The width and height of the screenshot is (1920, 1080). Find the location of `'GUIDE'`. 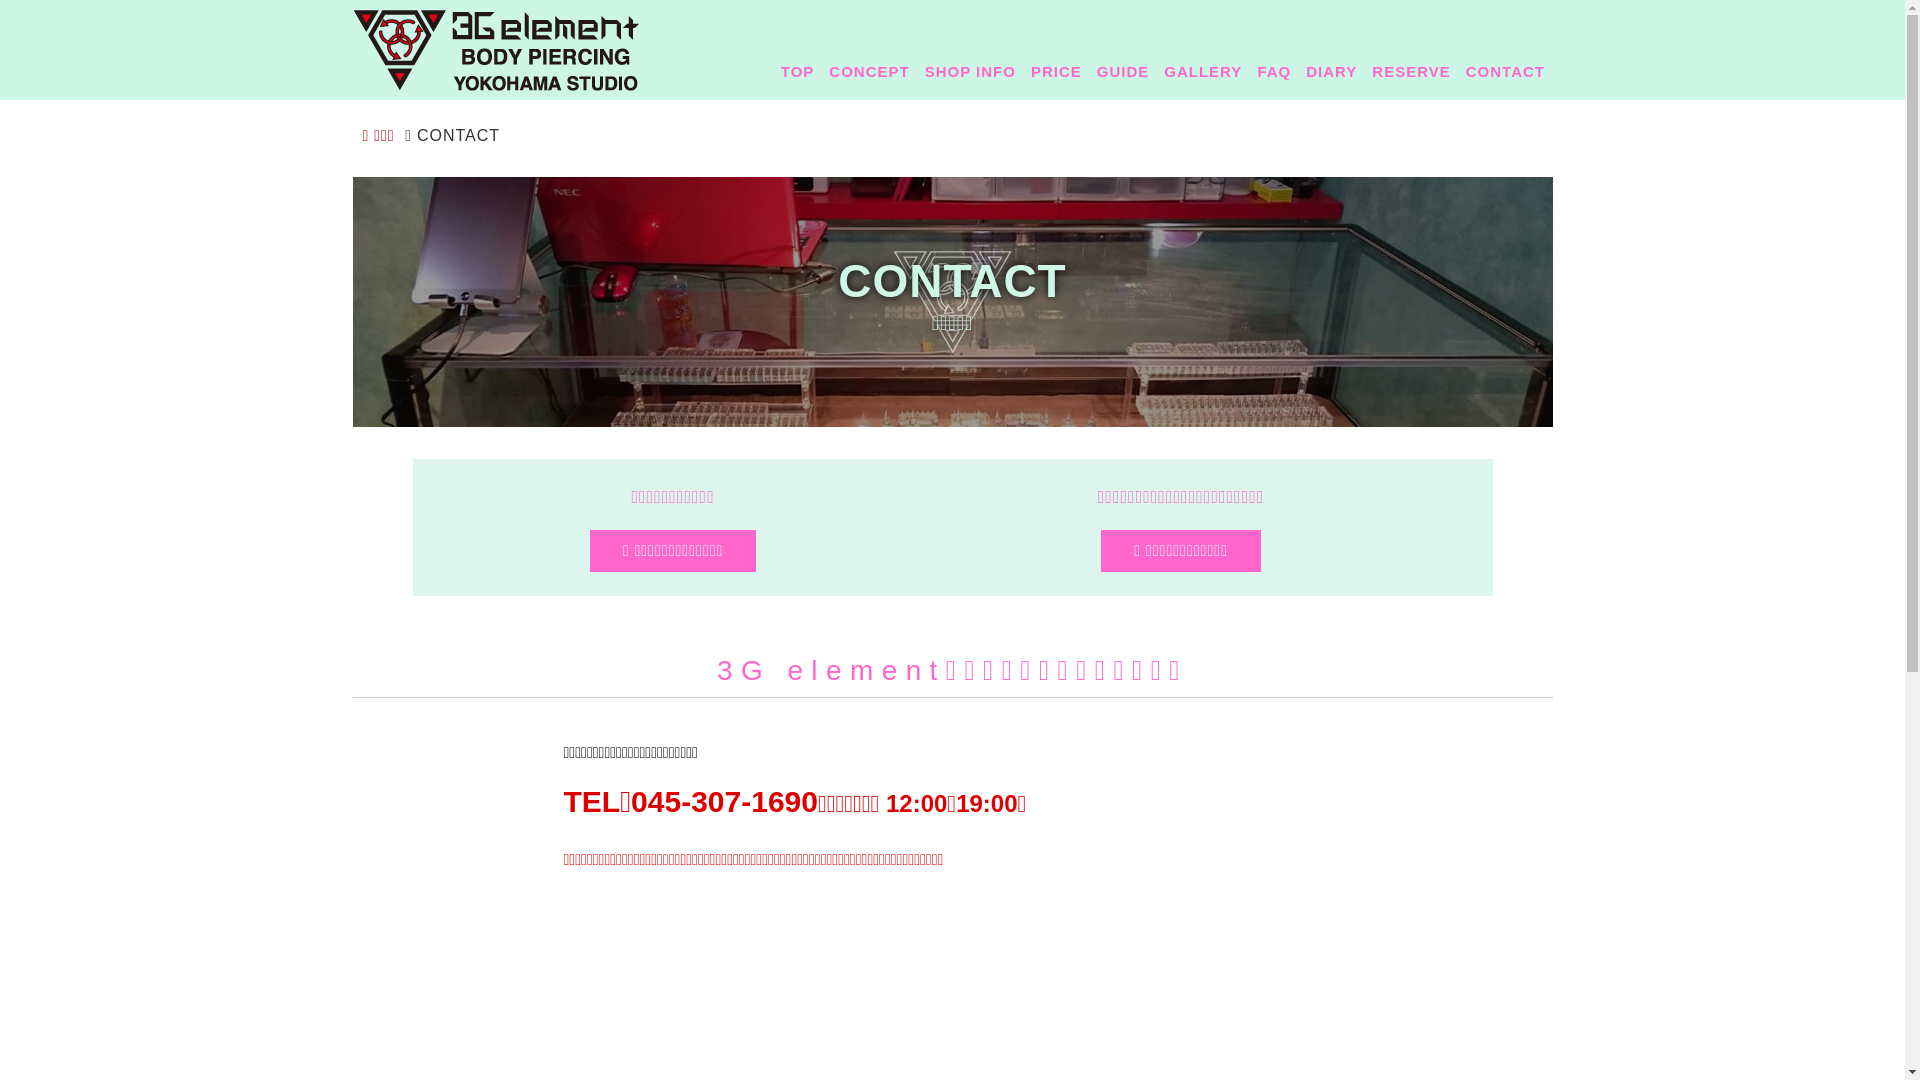

'GUIDE' is located at coordinates (1123, 69).